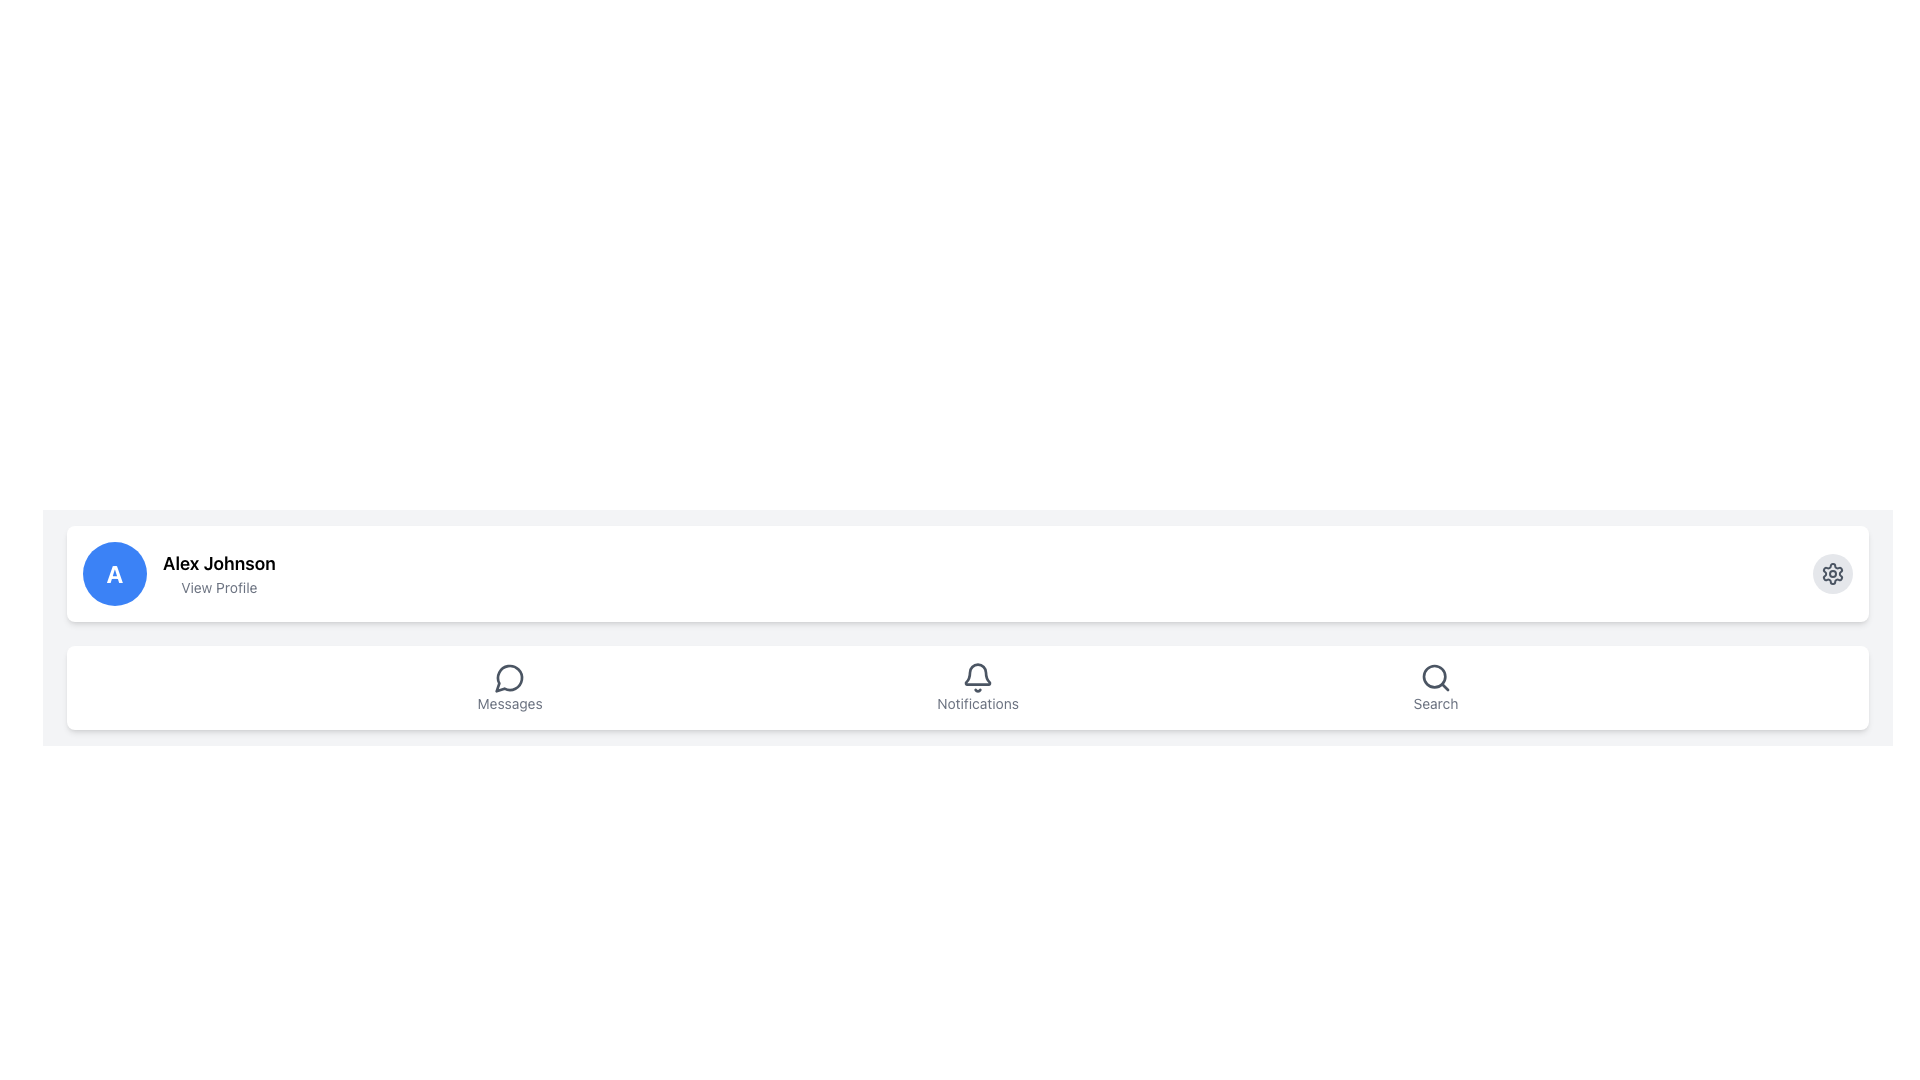 Image resolution: width=1920 pixels, height=1080 pixels. I want to click on the search input trigger icon button located at the bottom-center of the interface, just above the 'Search' label for accessibility navigation, so click(1434, 677).